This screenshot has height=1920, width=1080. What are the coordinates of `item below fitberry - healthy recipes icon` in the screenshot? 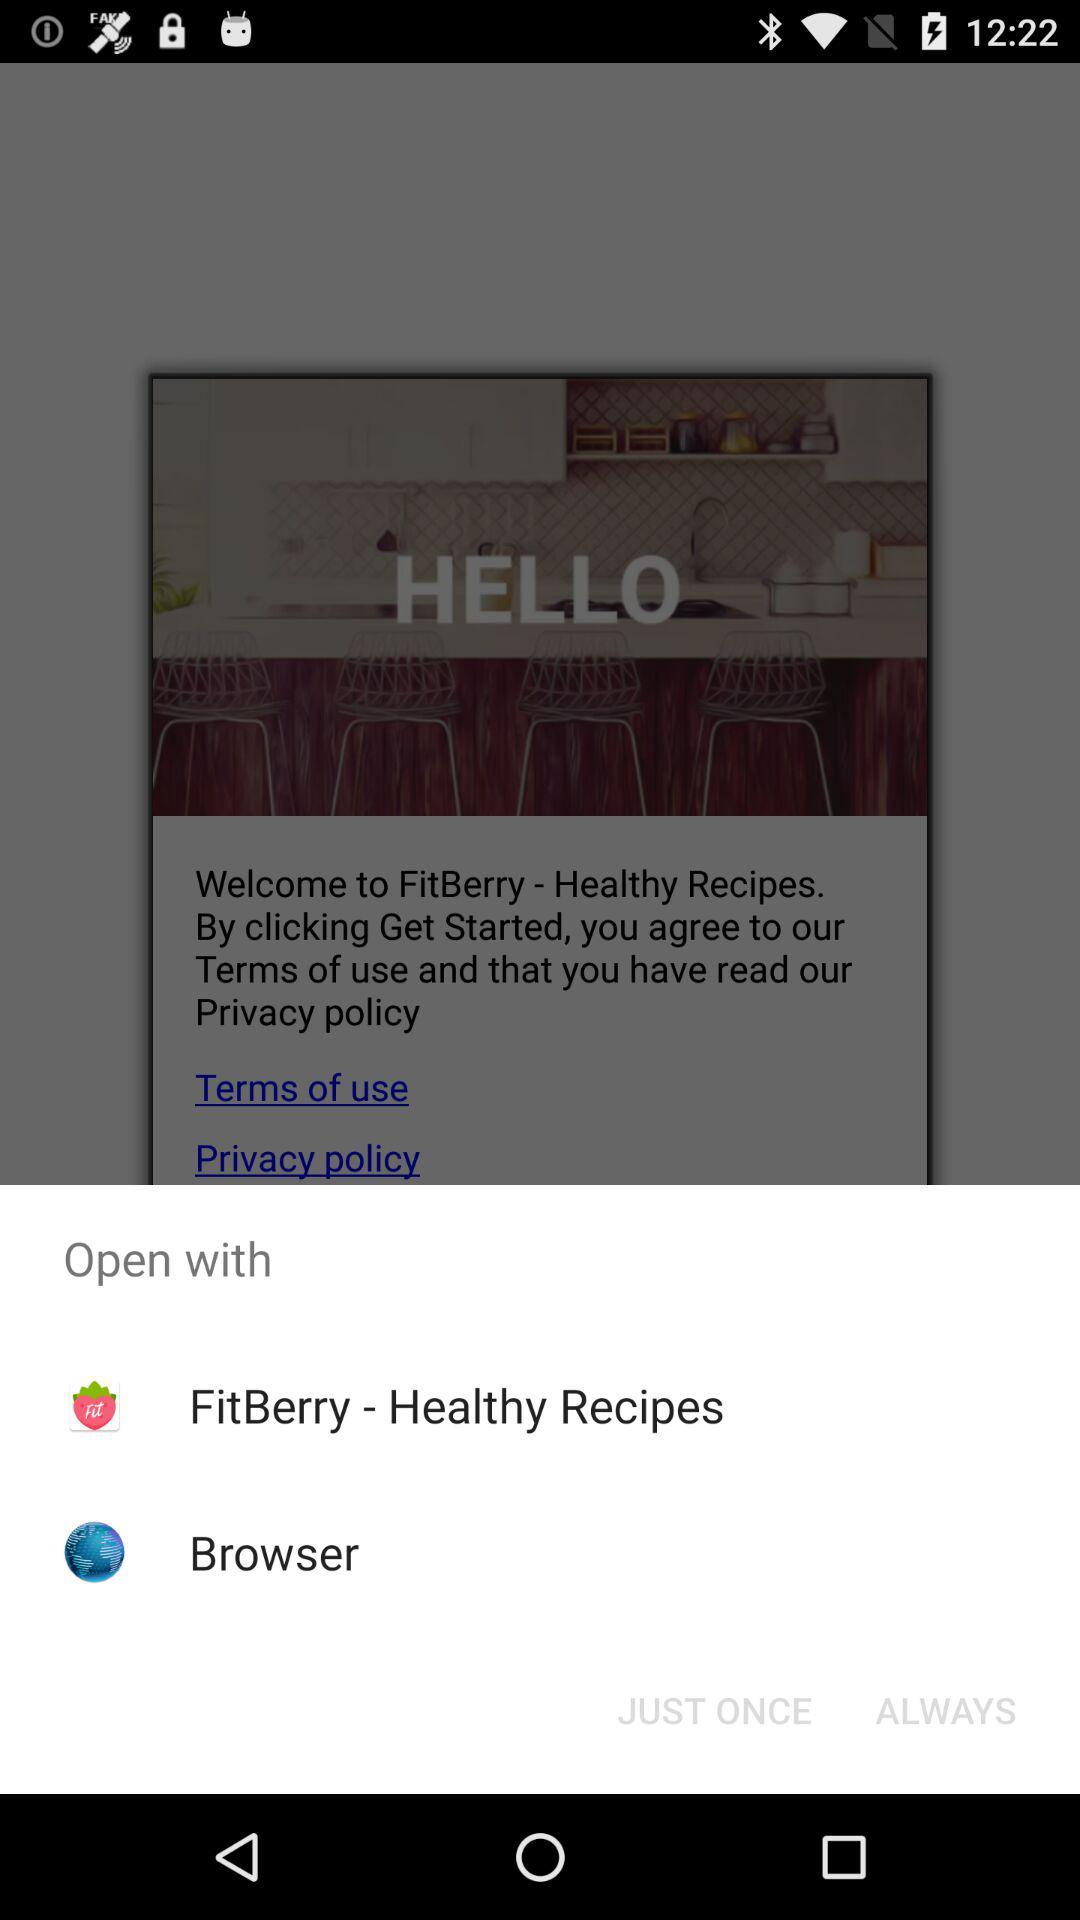 It's located at (713, 1708).